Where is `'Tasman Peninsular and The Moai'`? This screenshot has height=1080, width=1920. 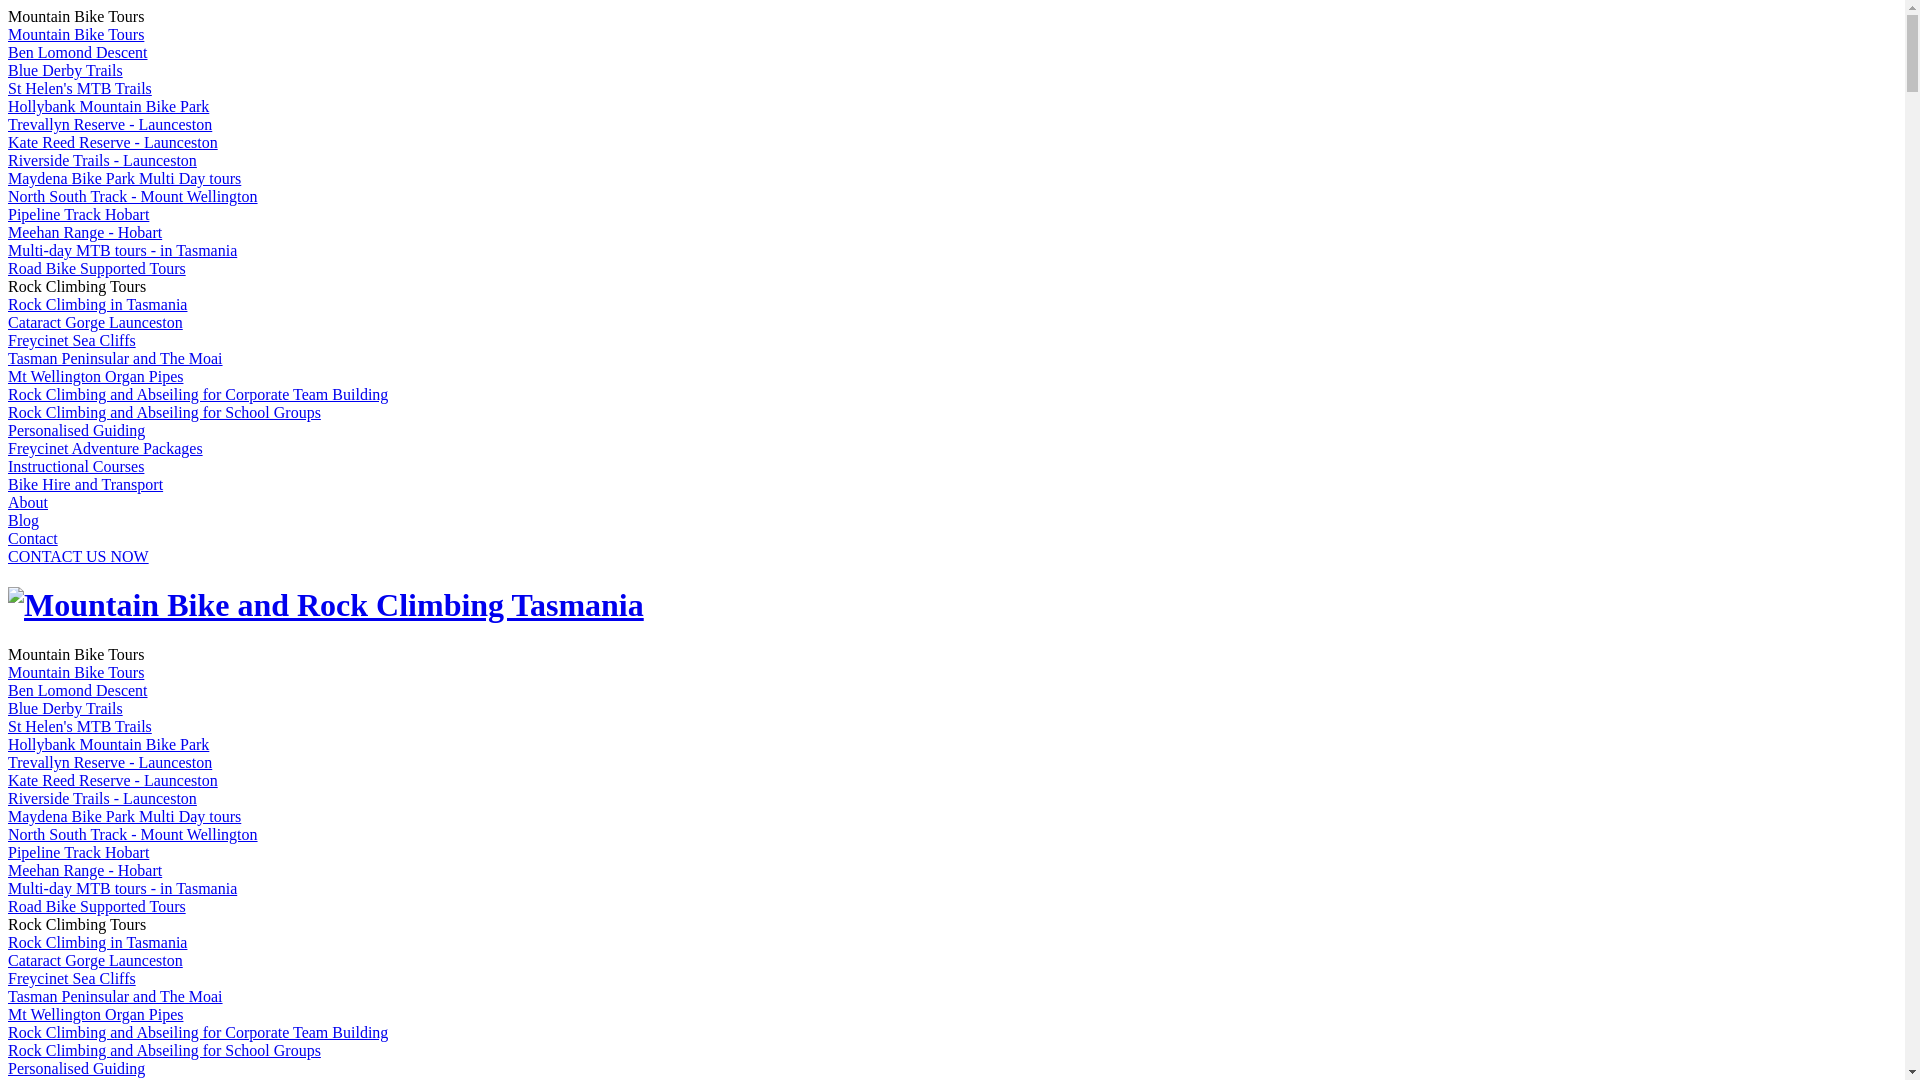 'Tasman Peninsular and The Moai' is located at coordinates (114, 996).